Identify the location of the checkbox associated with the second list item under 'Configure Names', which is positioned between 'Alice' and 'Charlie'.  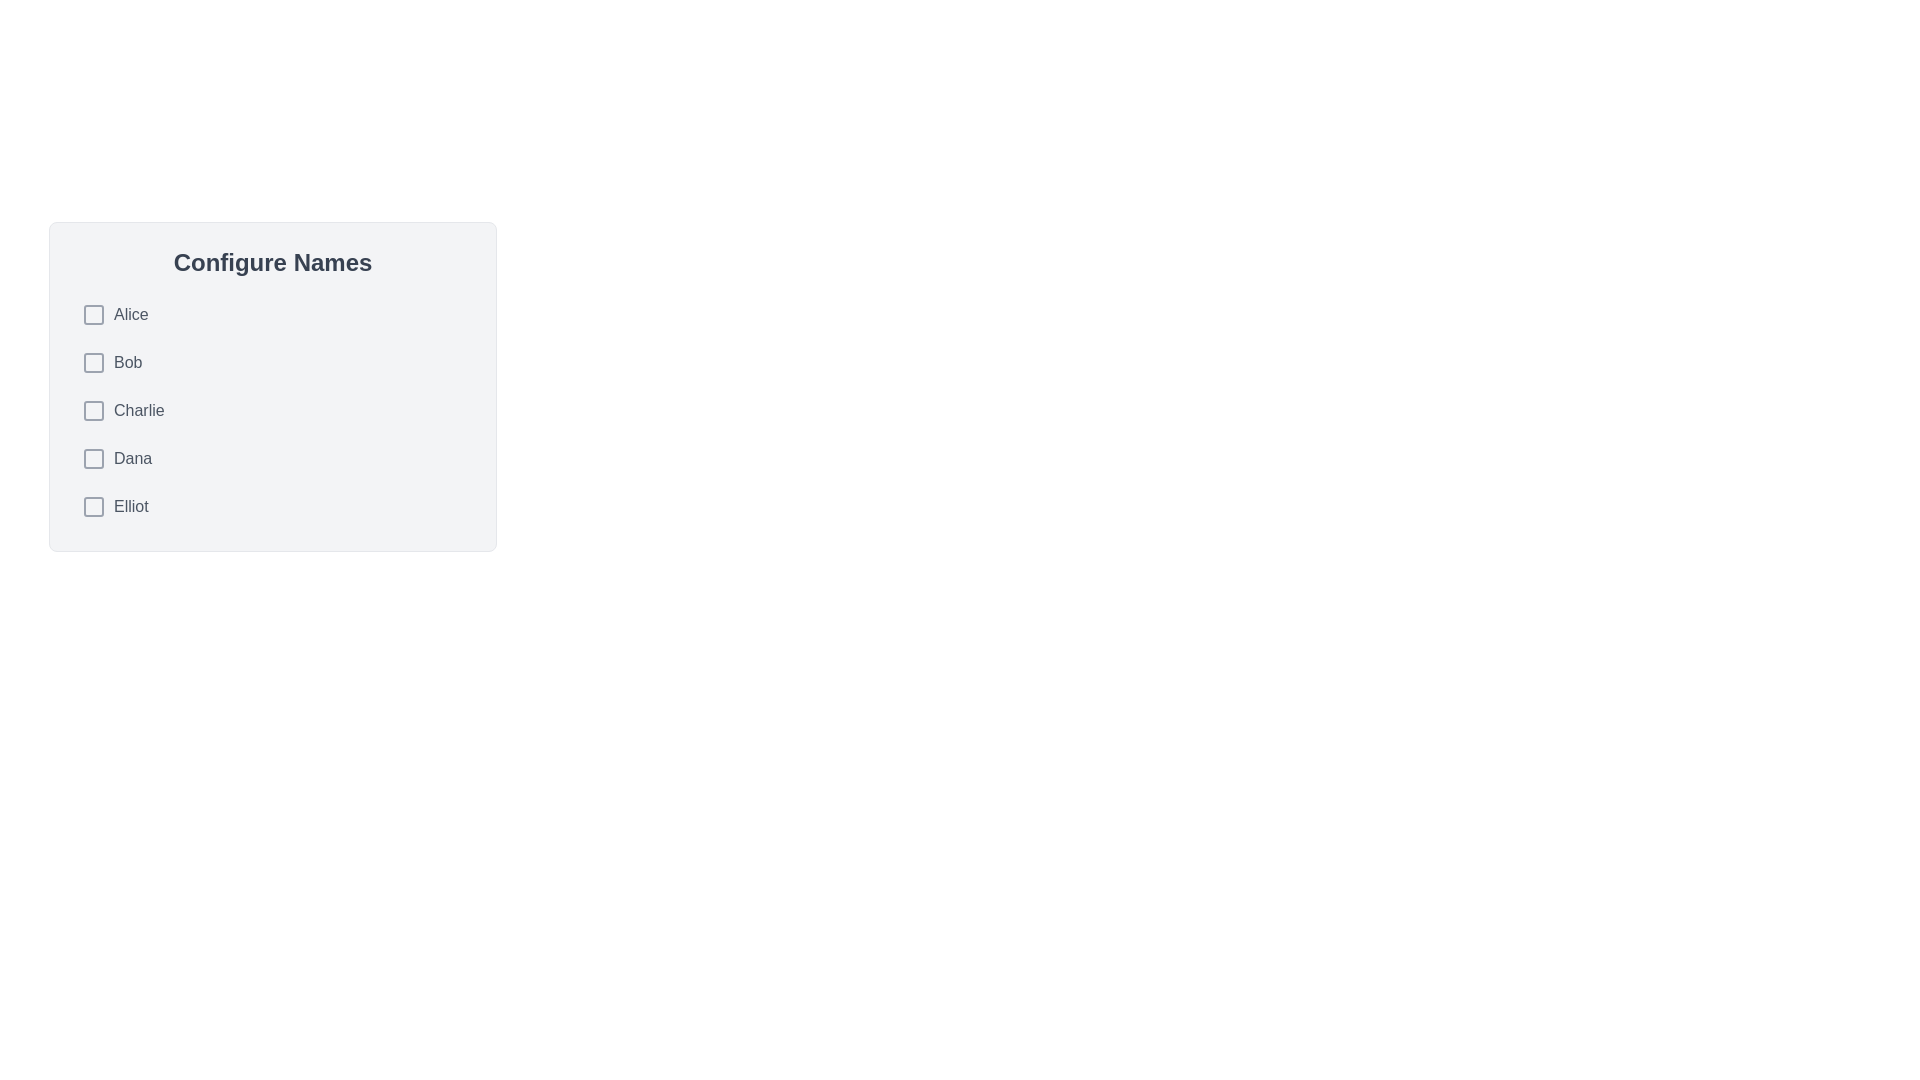
(272, 362).